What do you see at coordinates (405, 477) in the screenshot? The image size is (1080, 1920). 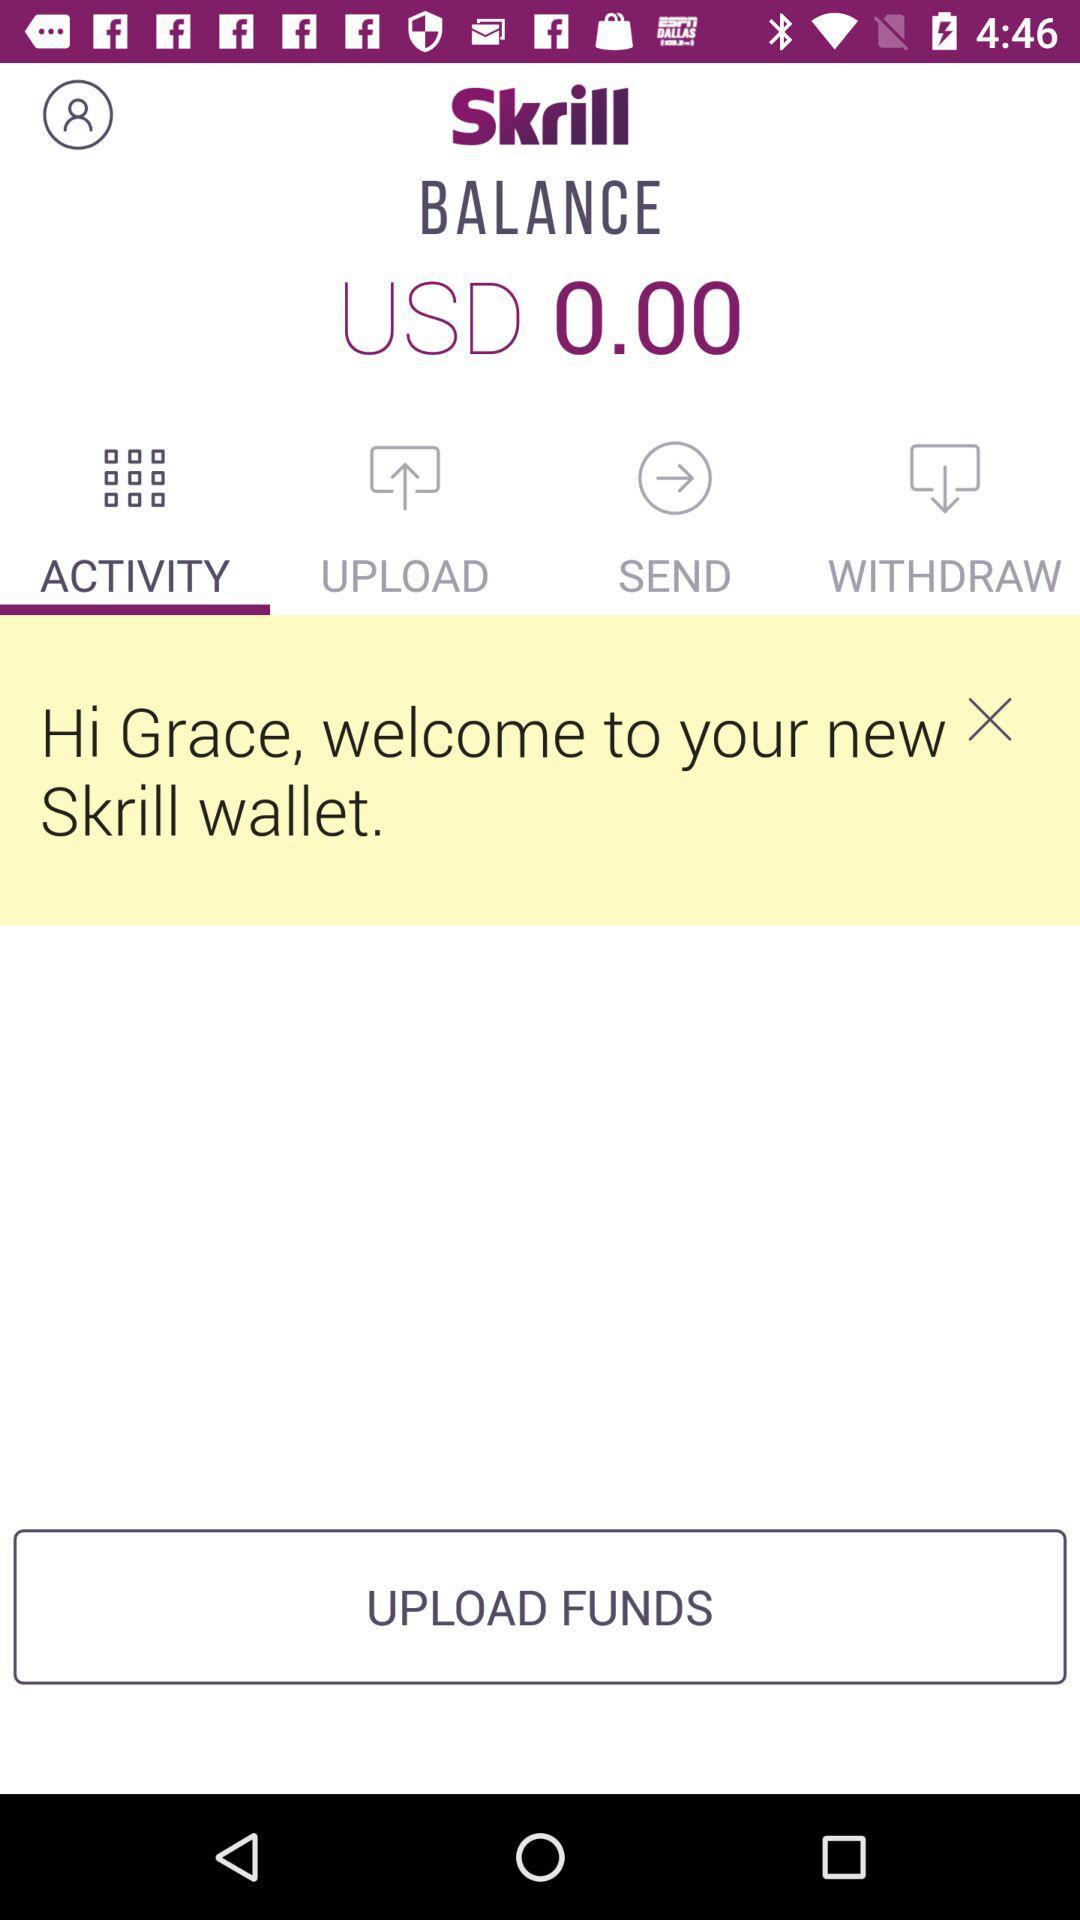 I see `upload` at bounding box center [405, 477].